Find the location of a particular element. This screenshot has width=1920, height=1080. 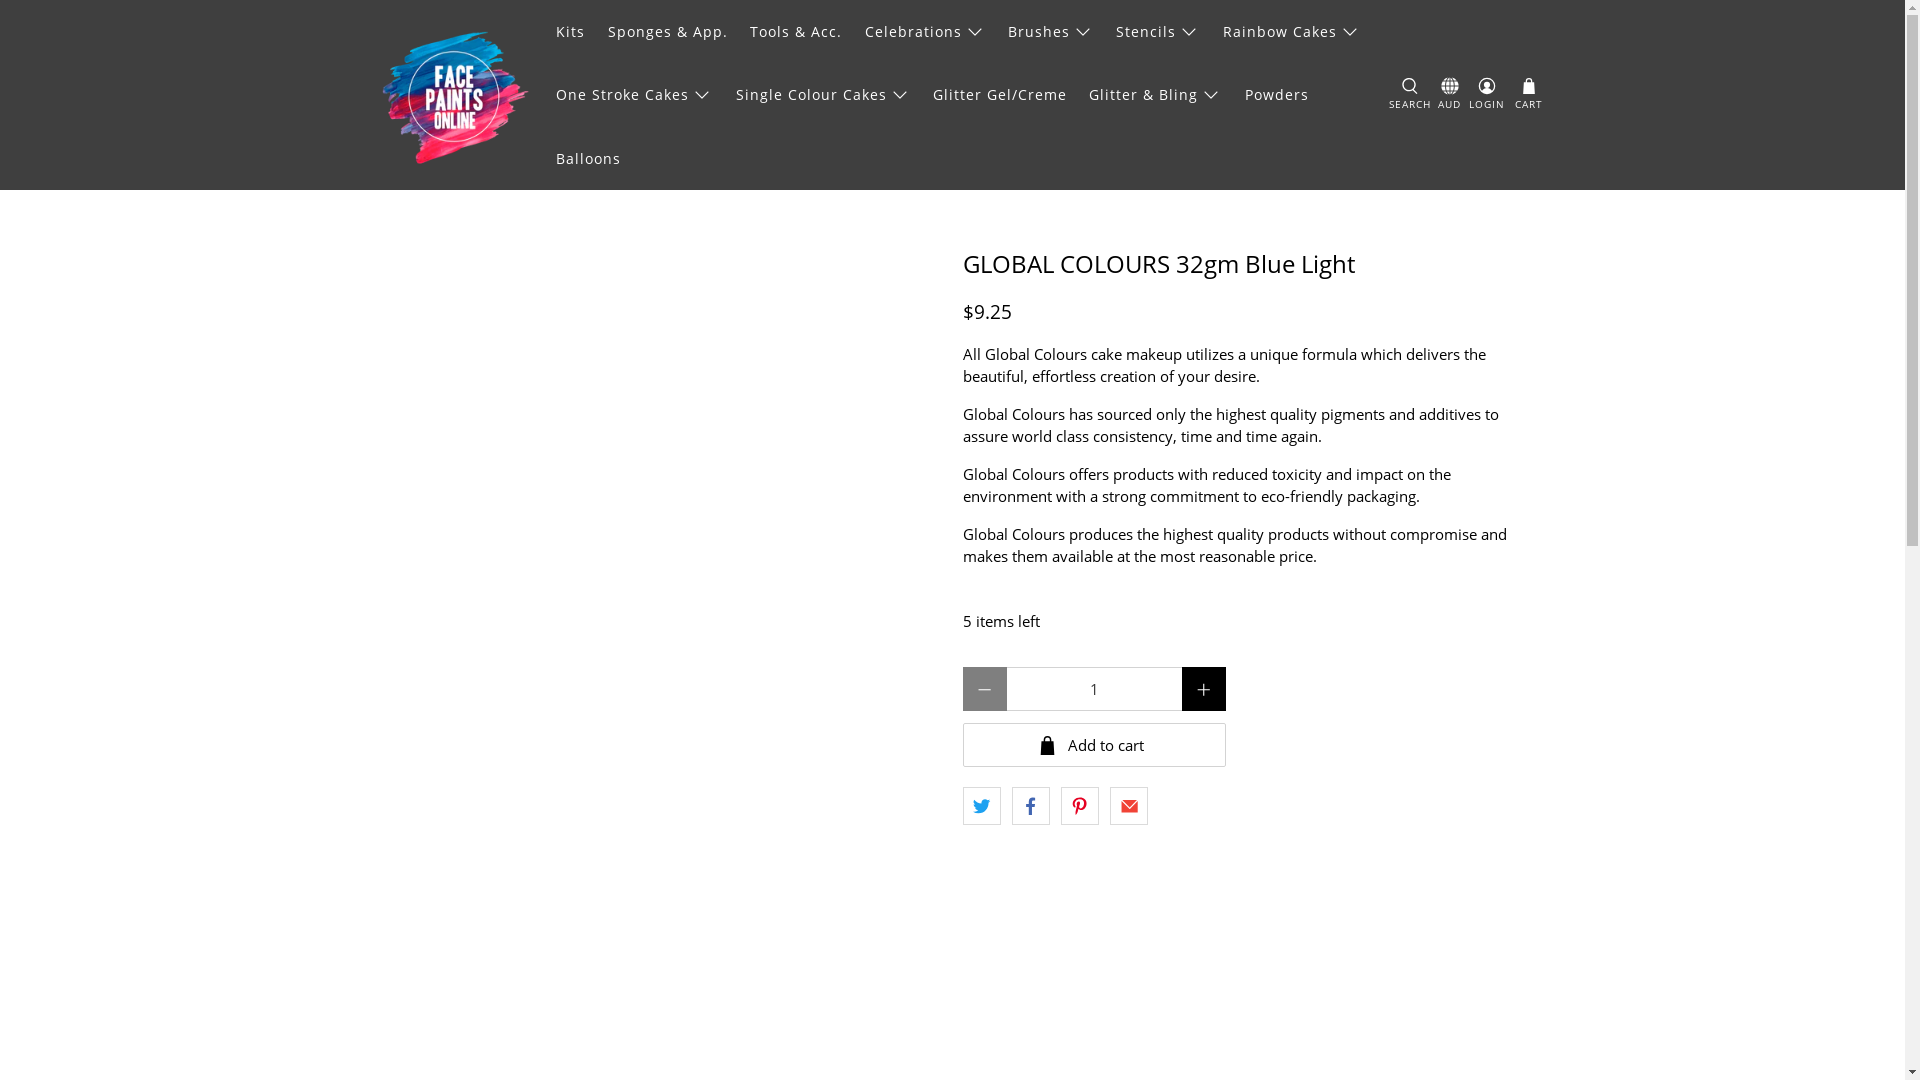

'Single Colour Cakes' is located at coordinates (822, 94).